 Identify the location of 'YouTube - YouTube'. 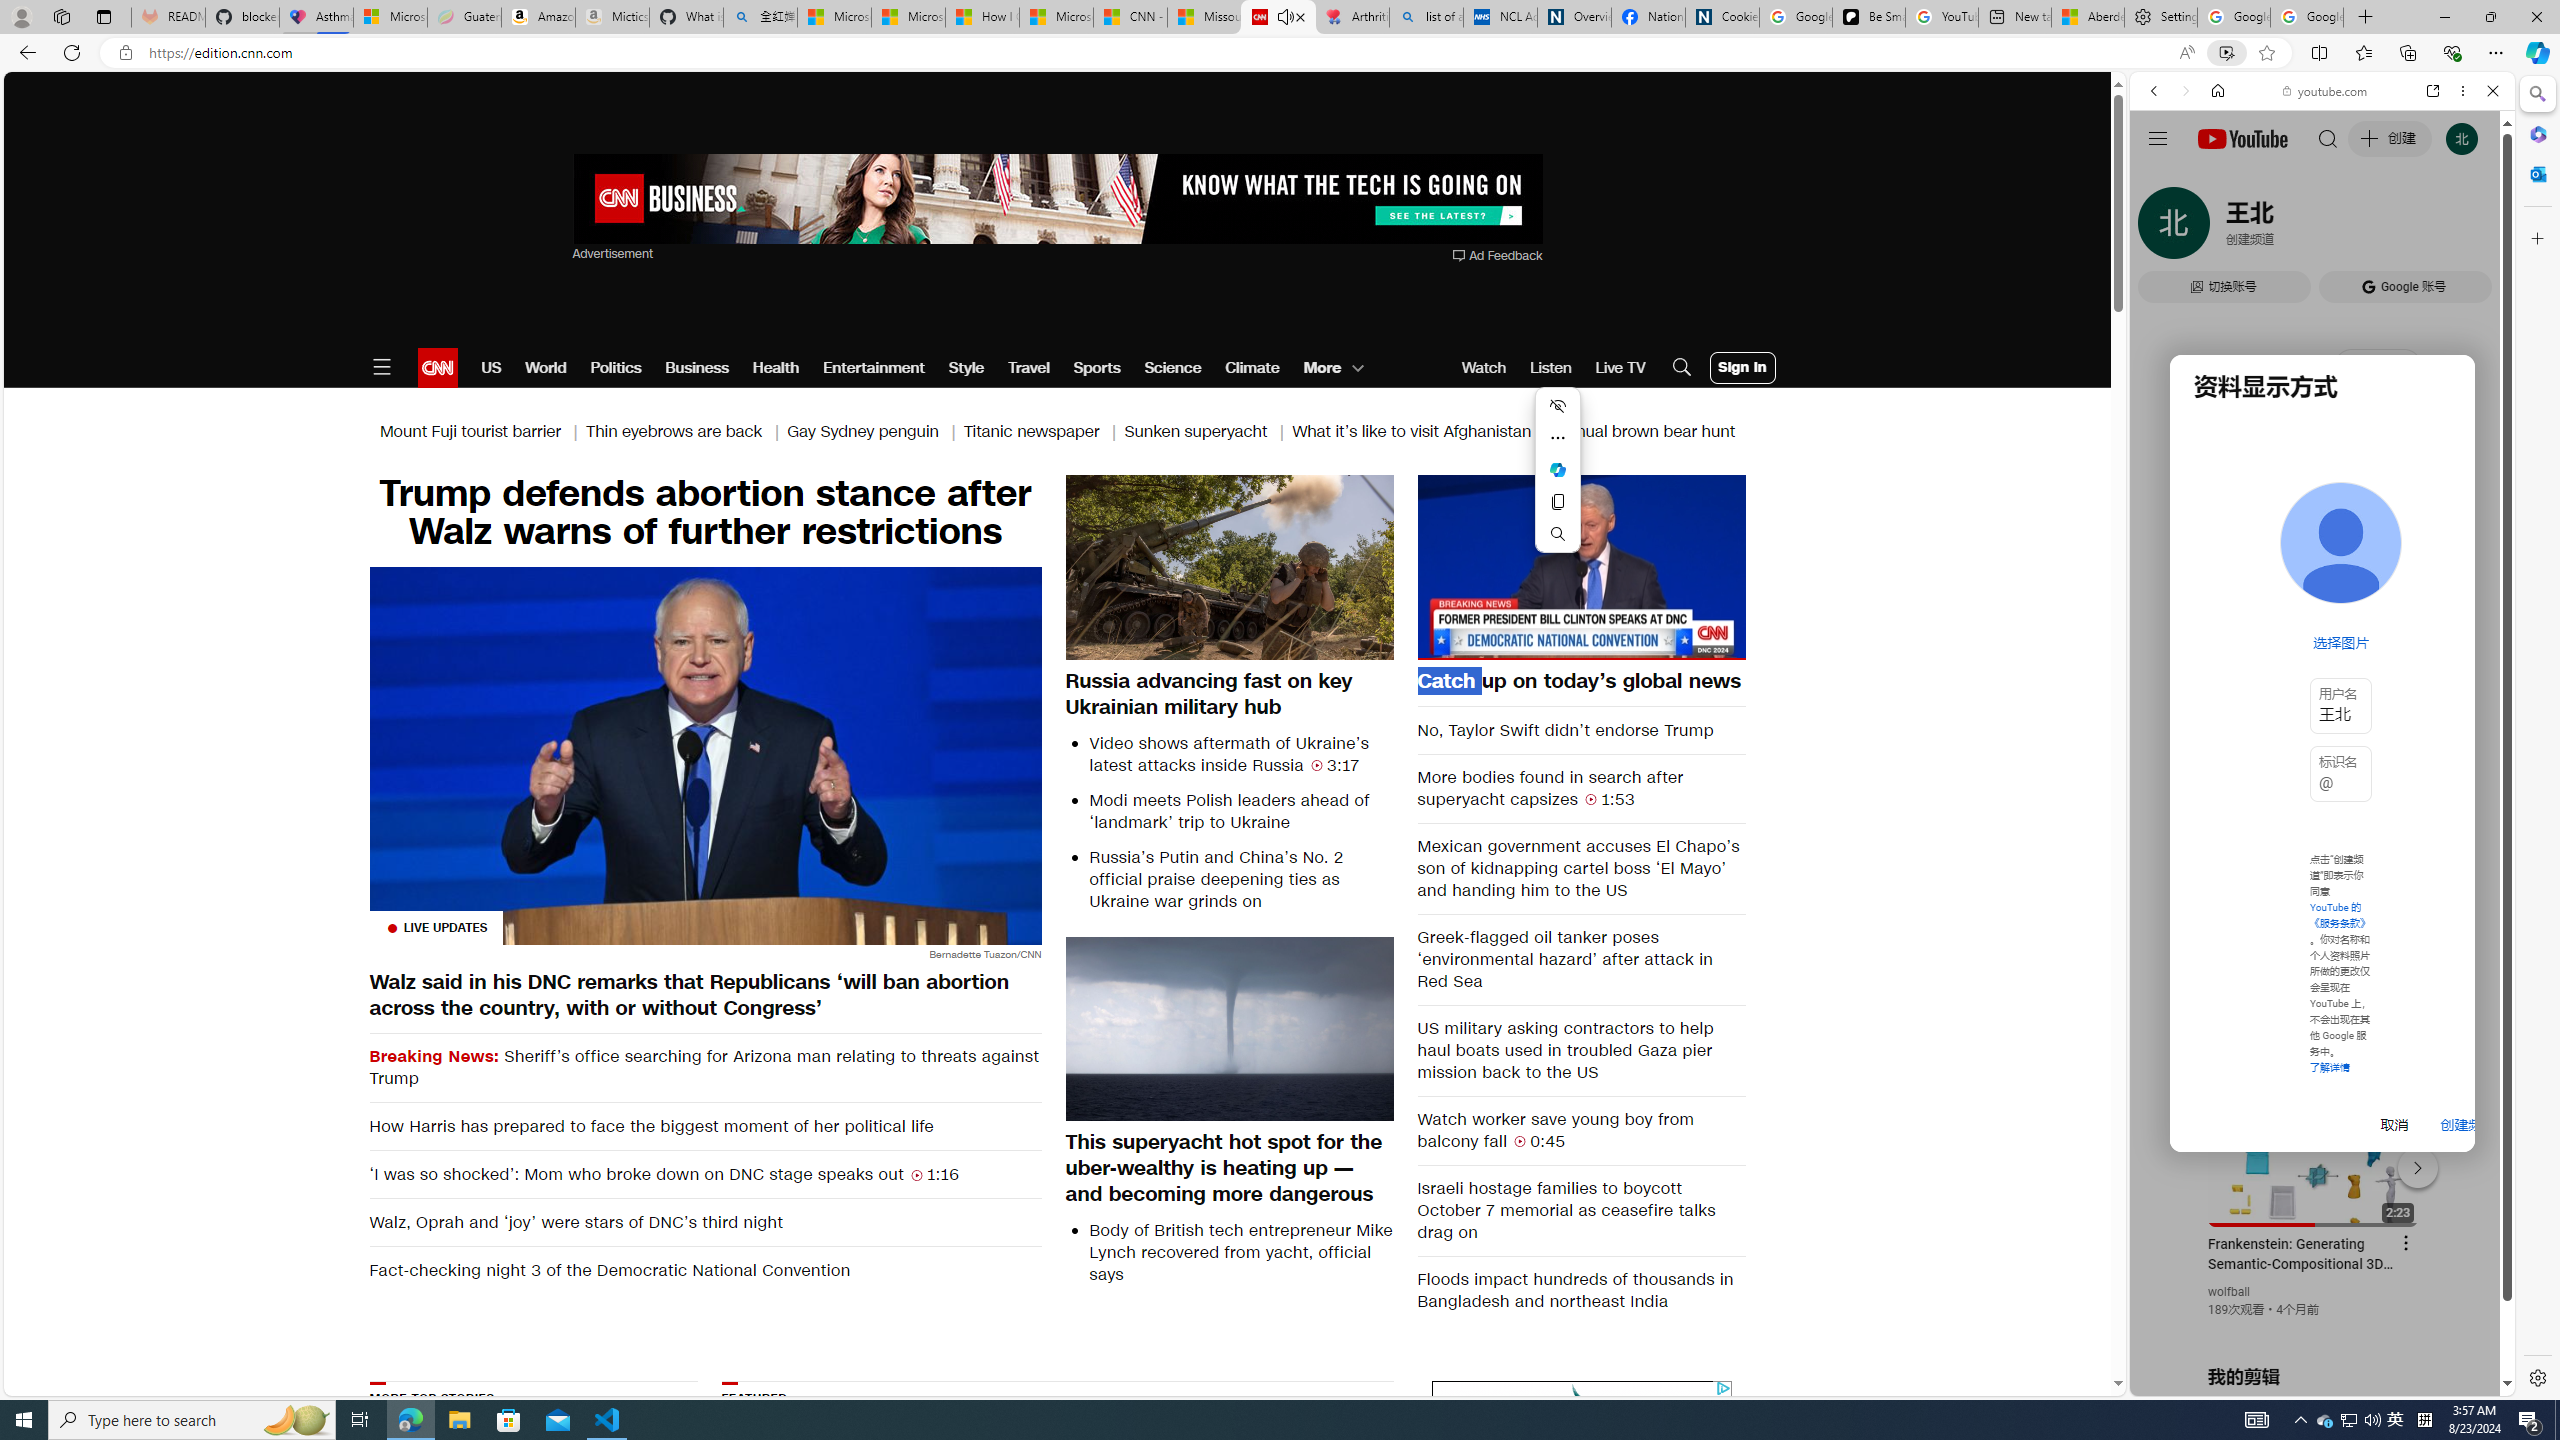
(2314, 985).